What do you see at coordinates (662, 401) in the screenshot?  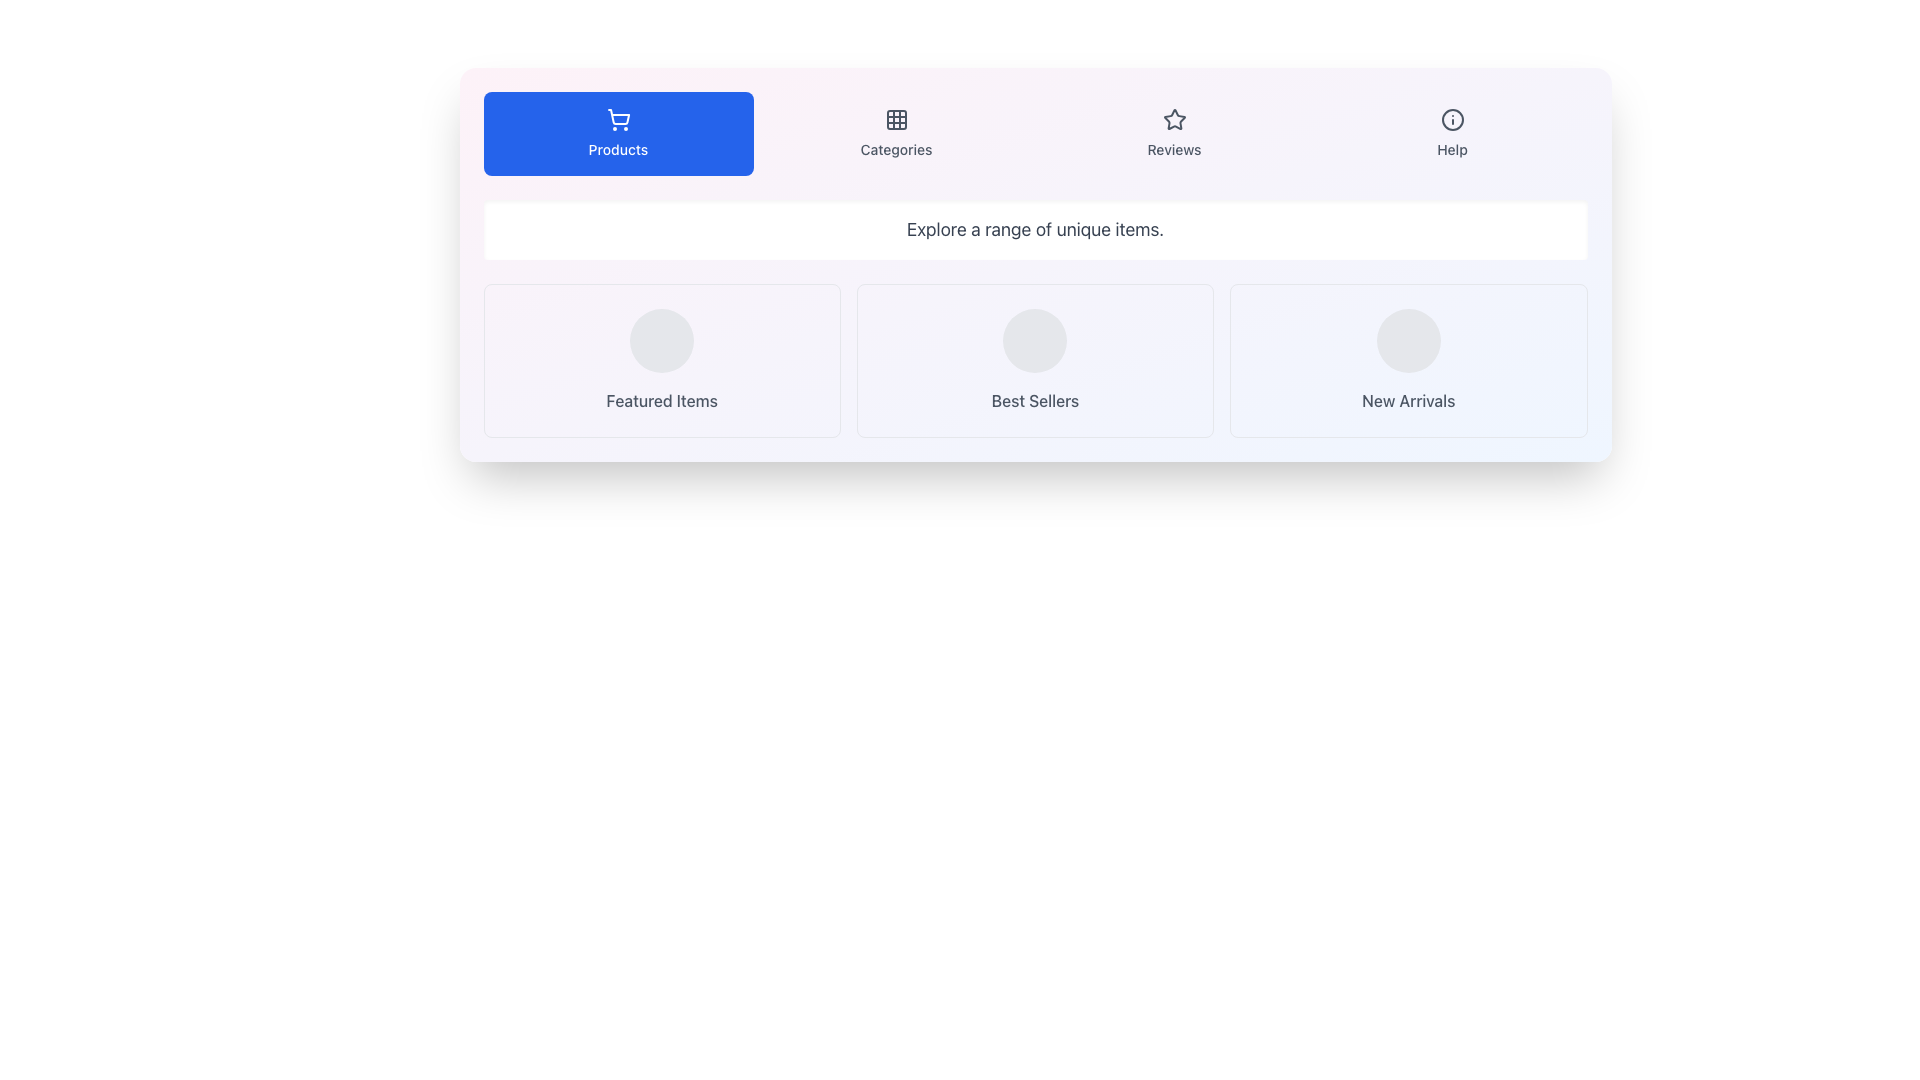 I see `the text label displaying 'Featured Items', which is styled with a gray font color and medium font weight, located within a card towards the left side of a row of cards` at bounding box center [662, 401].